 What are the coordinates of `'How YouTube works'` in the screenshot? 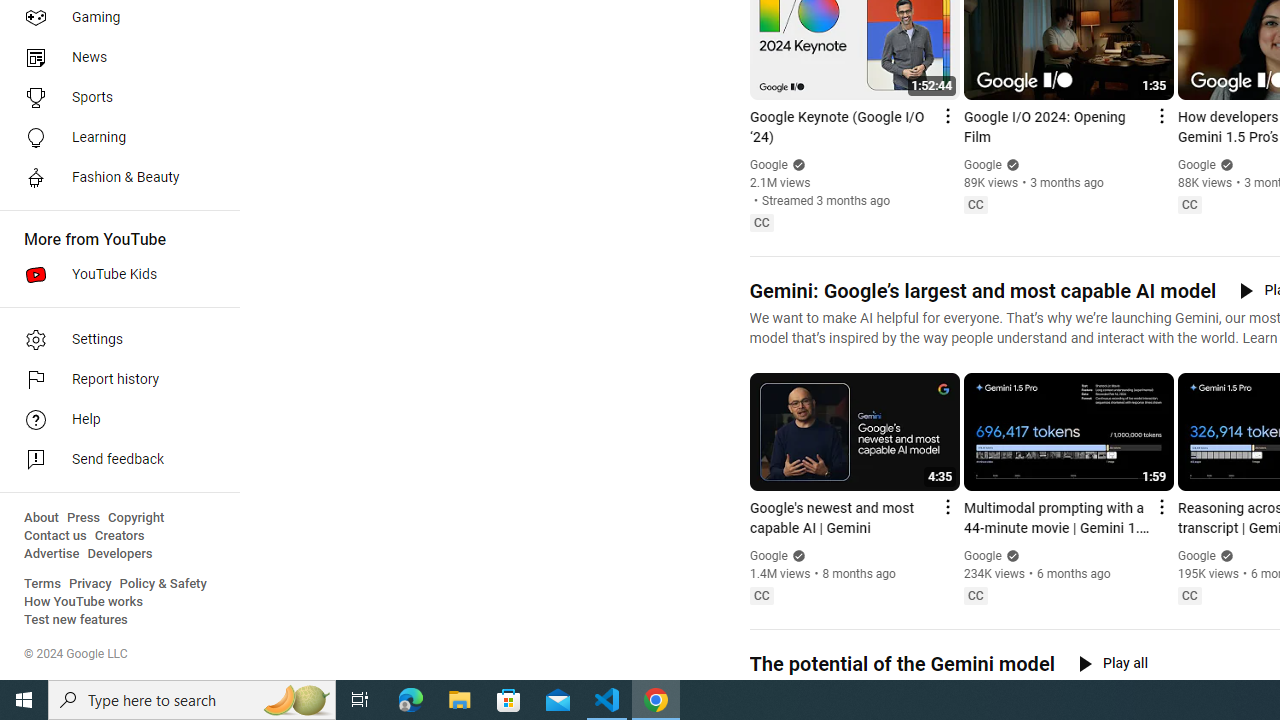 It's located at (82, 601).